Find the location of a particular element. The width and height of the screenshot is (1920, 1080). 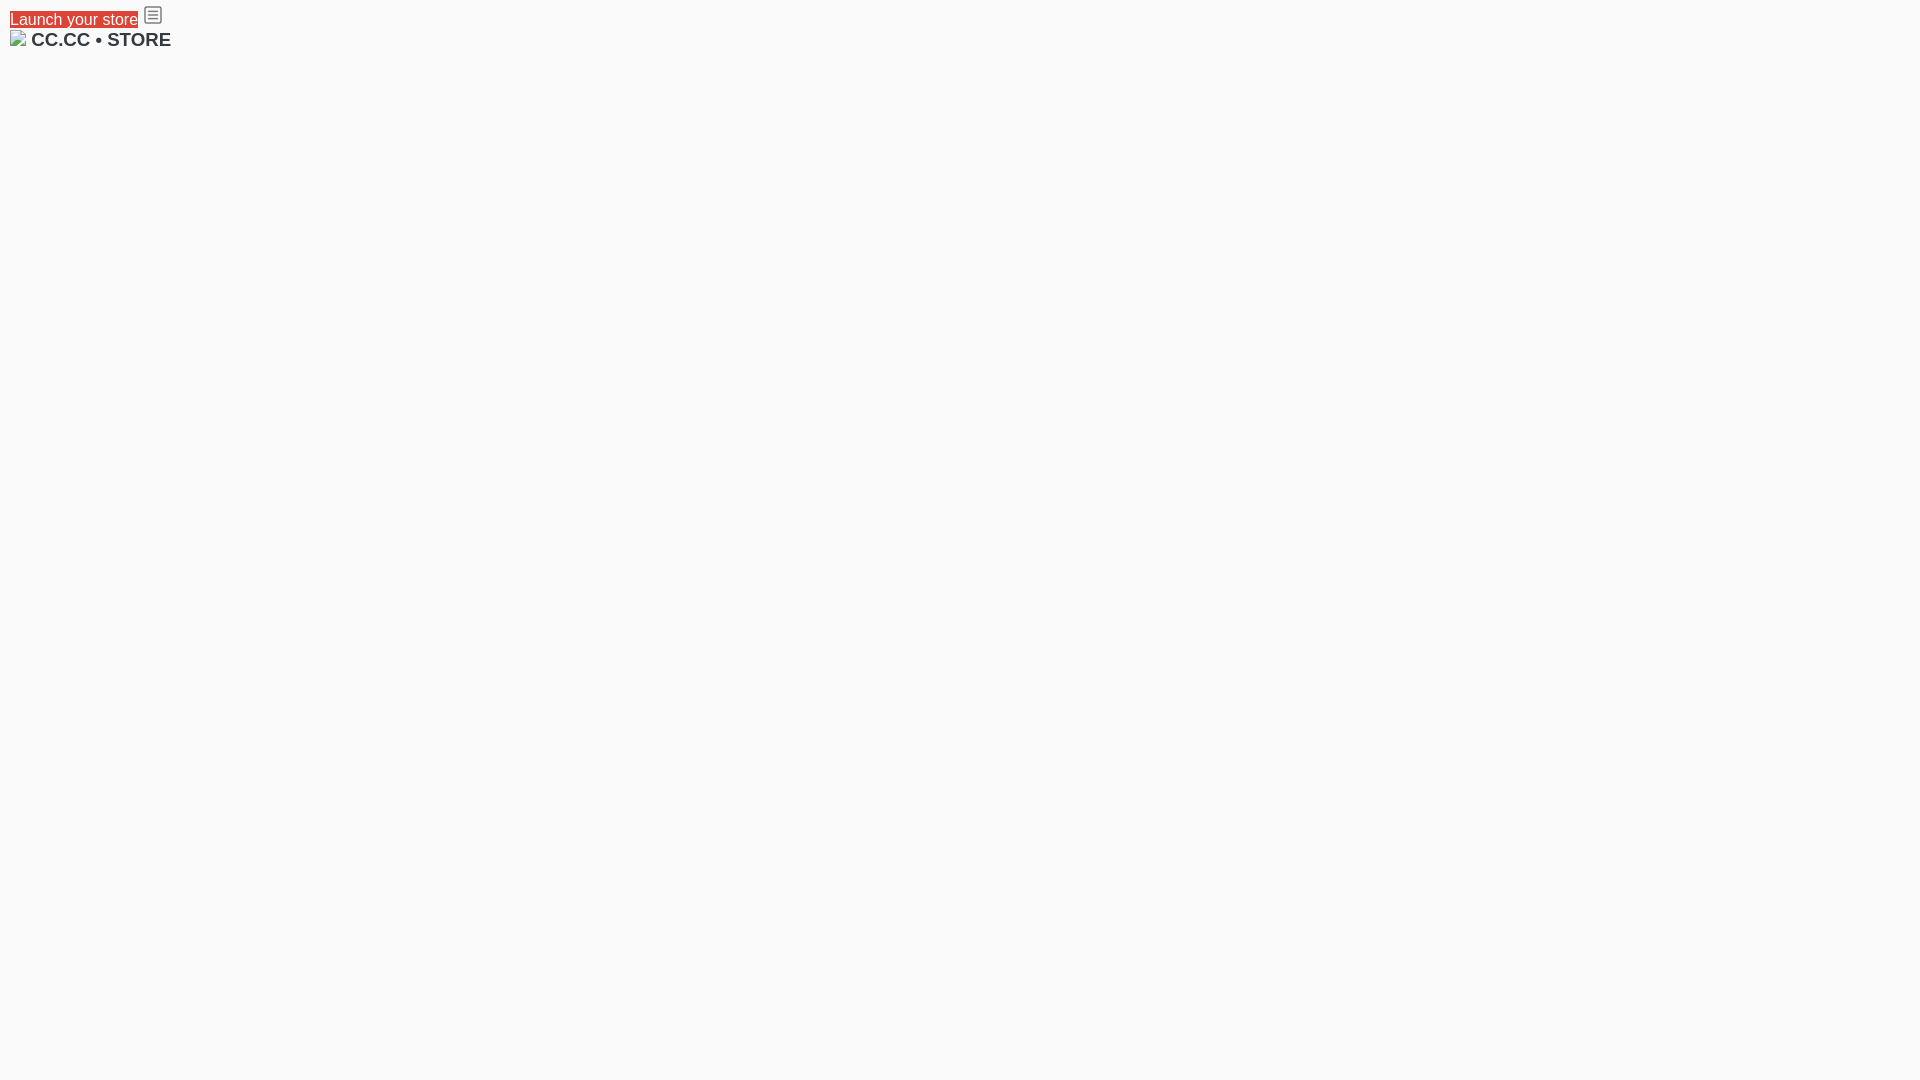

'Launch your store' is located at coordinates (73, 19).